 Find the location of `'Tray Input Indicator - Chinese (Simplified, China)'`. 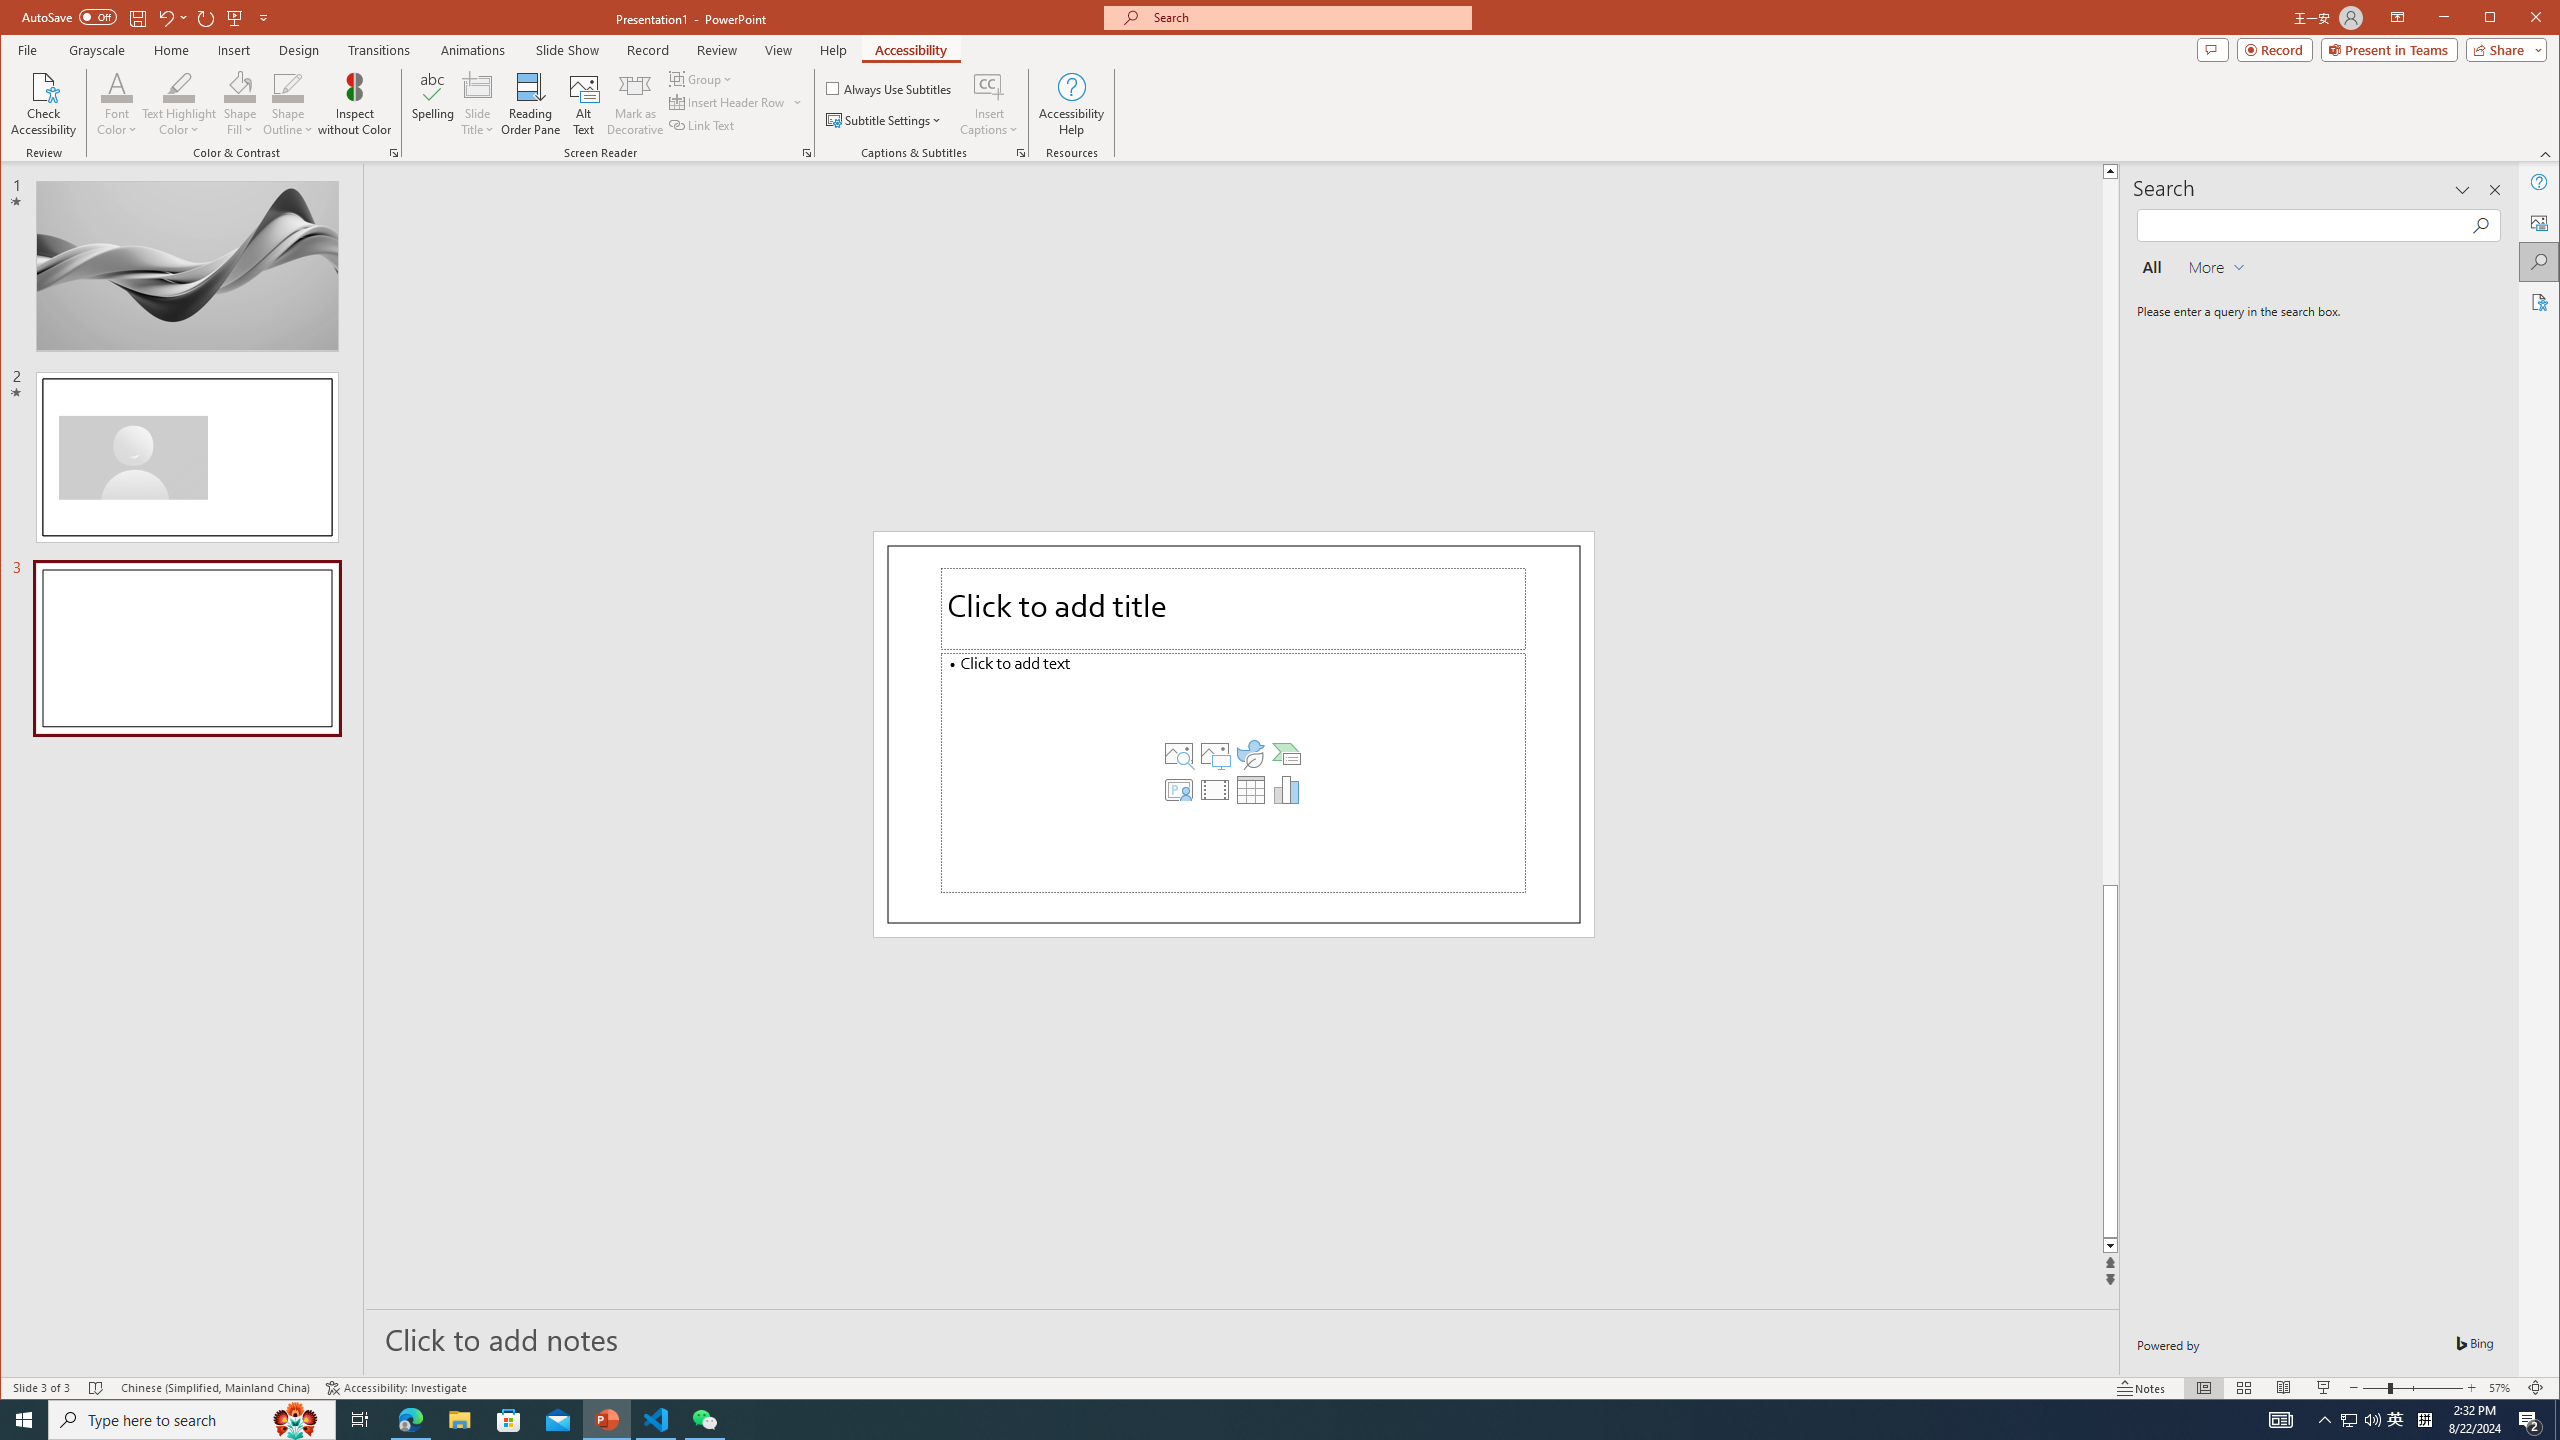

'Tray Input Indicator - Chinese (Simplified, China)' is located at coordinates (2424, 1418).